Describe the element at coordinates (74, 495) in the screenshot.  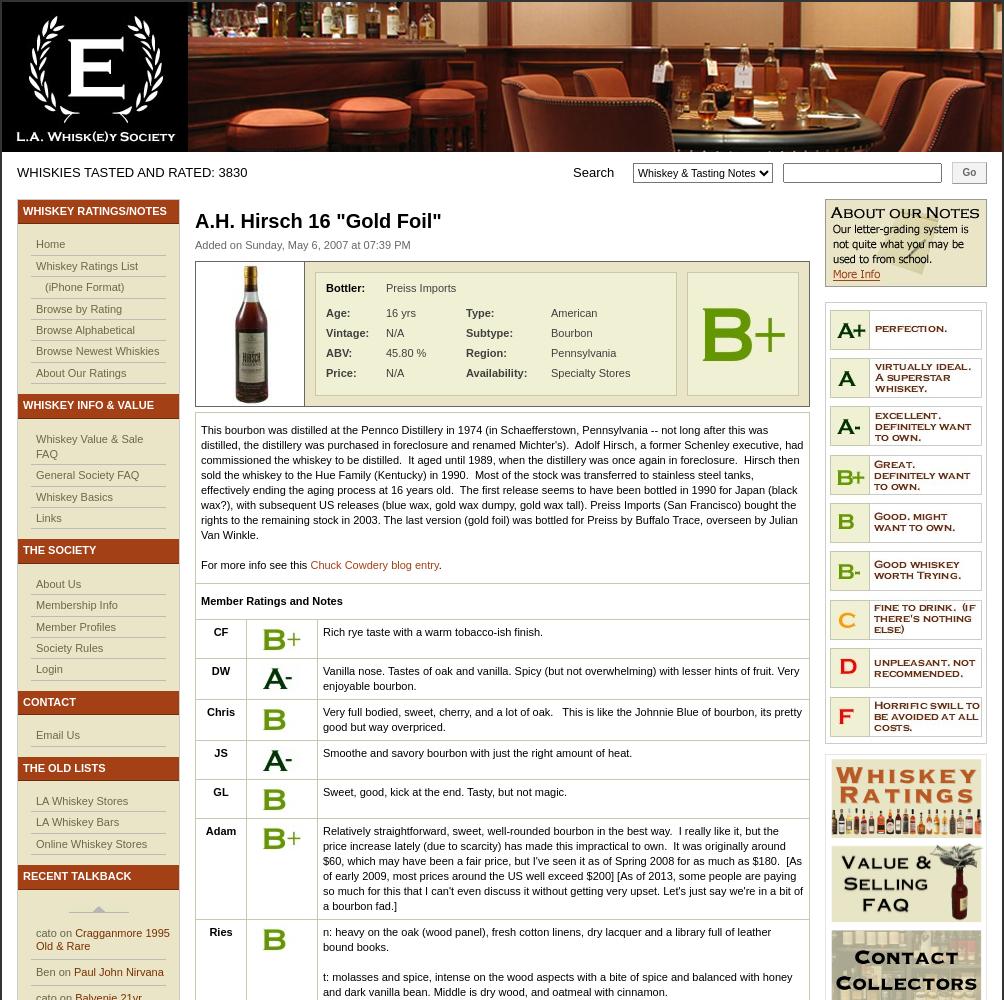
I see `'Whiskey Basics'` at that location.